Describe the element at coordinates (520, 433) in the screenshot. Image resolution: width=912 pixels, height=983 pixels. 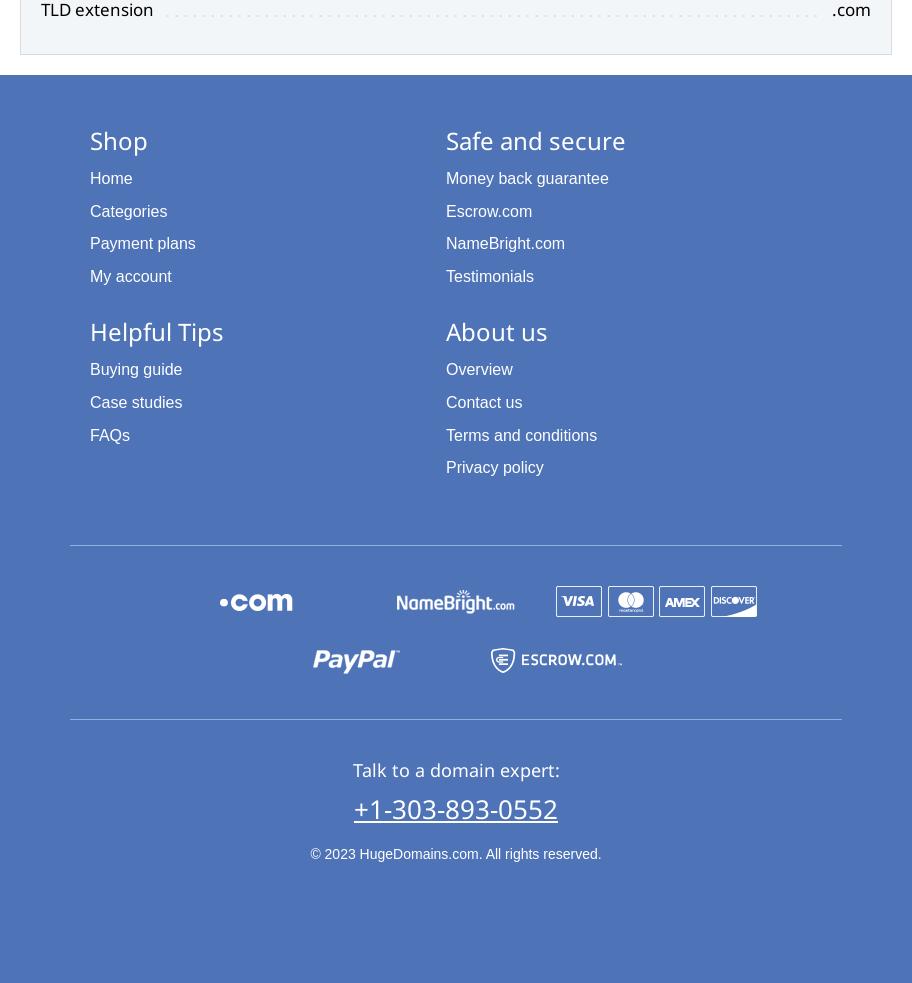
I see `'Terms and conditions'` at that location.